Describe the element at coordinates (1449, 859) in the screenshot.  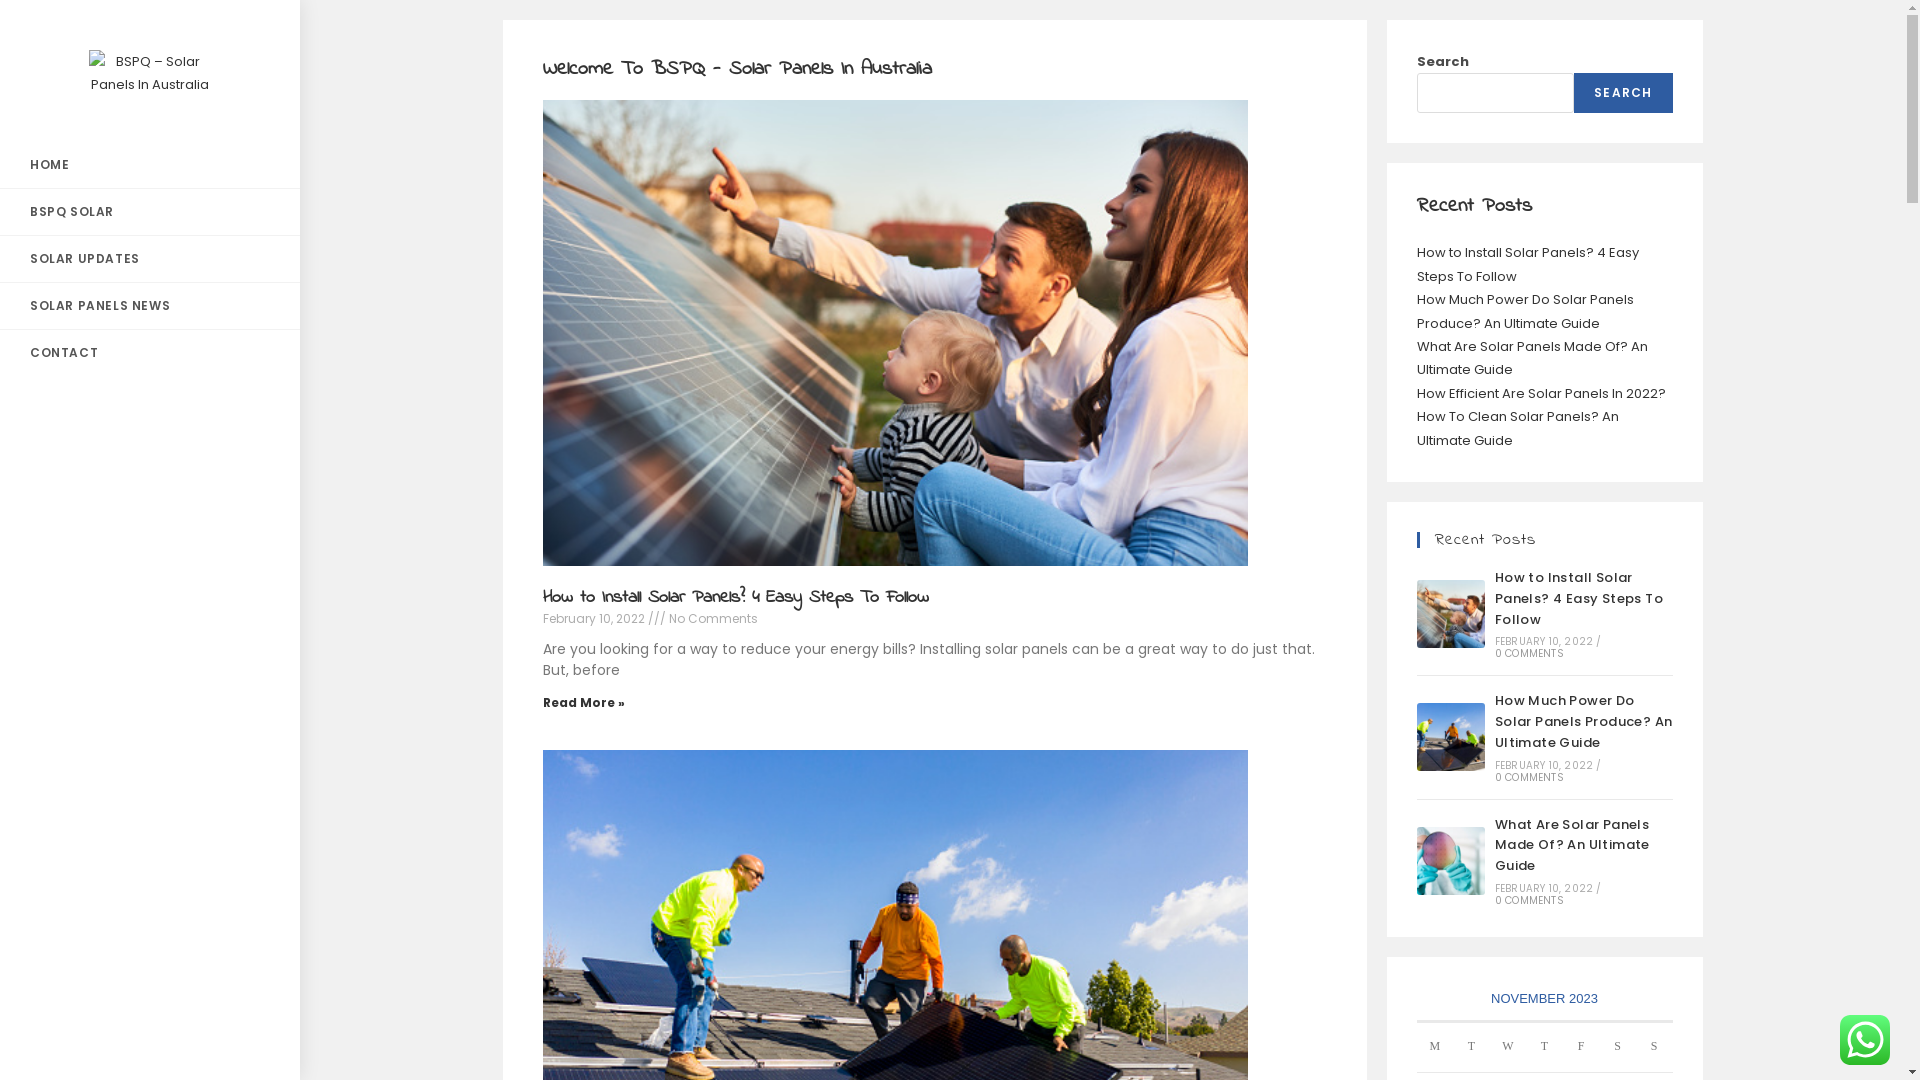
I see `'What Are Solar Panels Made Of? An Ultimate Guide'` at that location.